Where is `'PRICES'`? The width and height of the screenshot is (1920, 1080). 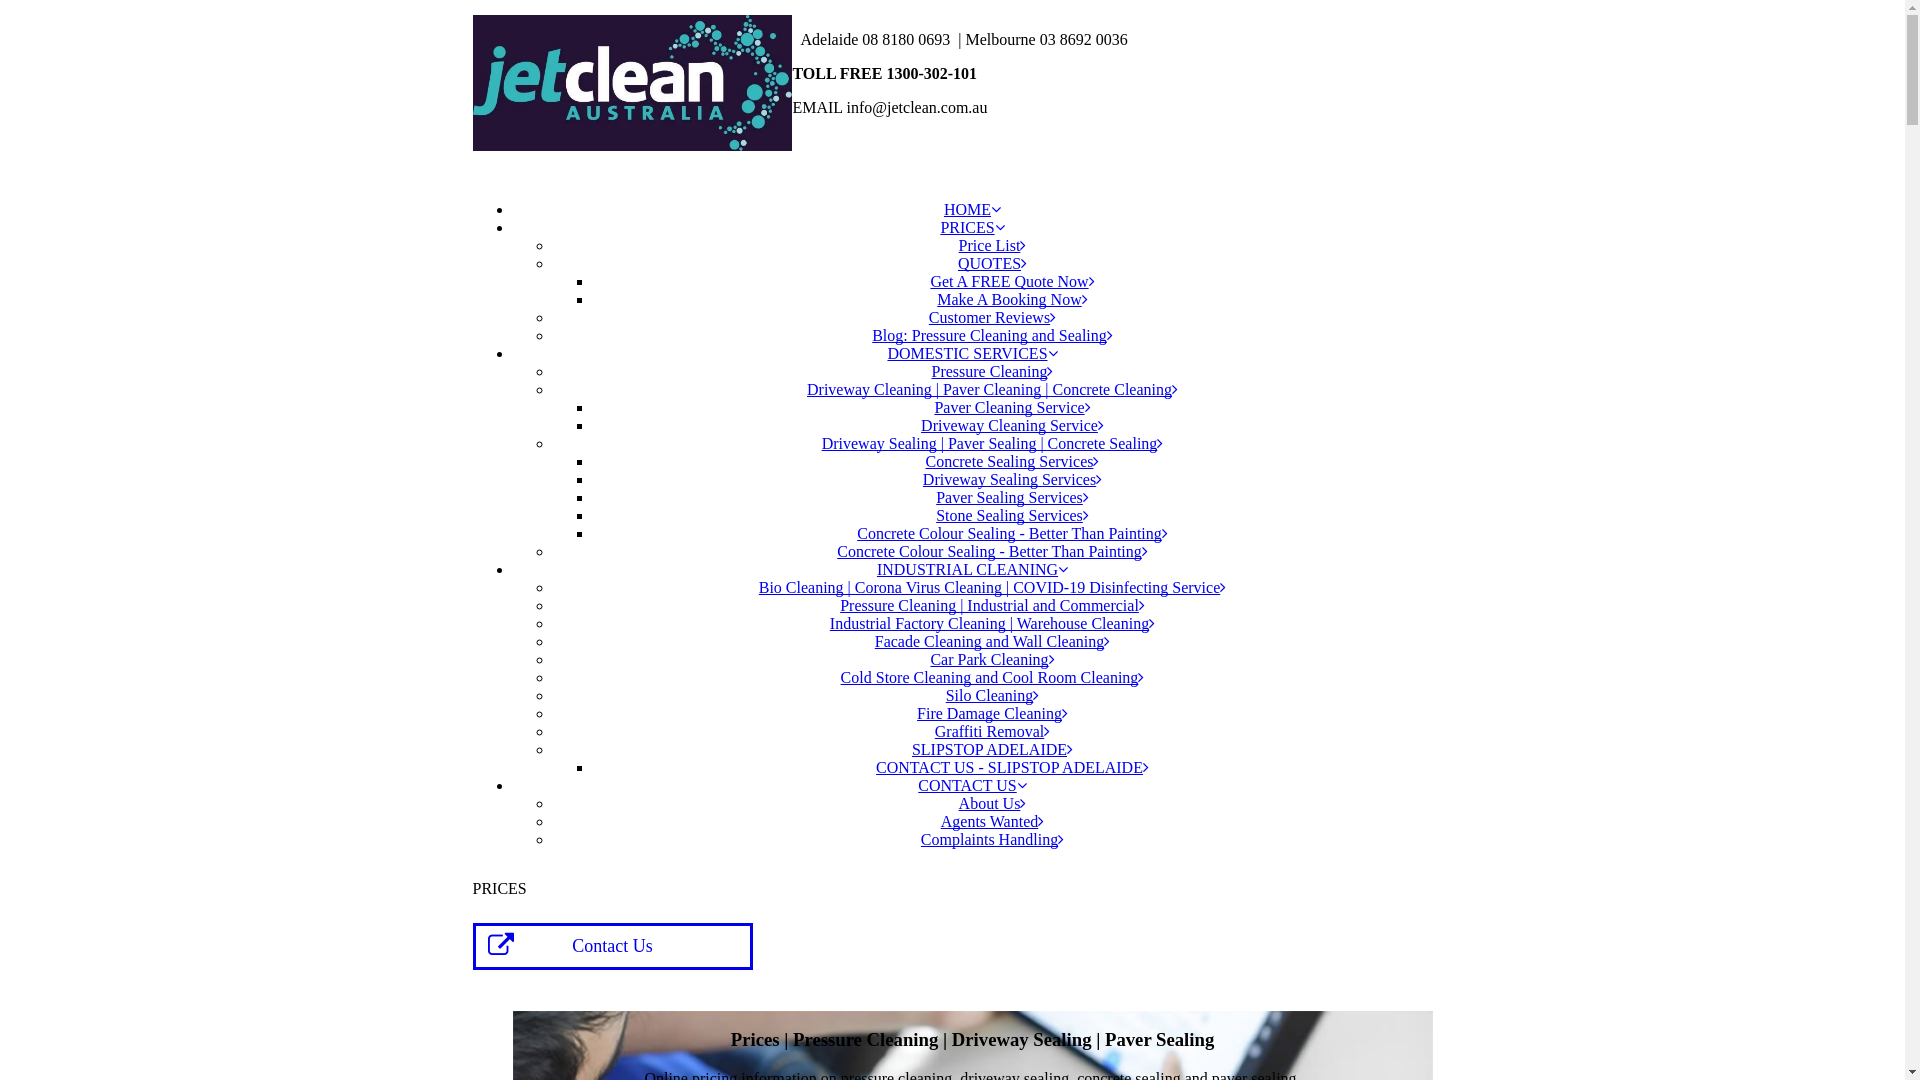
'PRICES' is located at coordinates (971, 226).